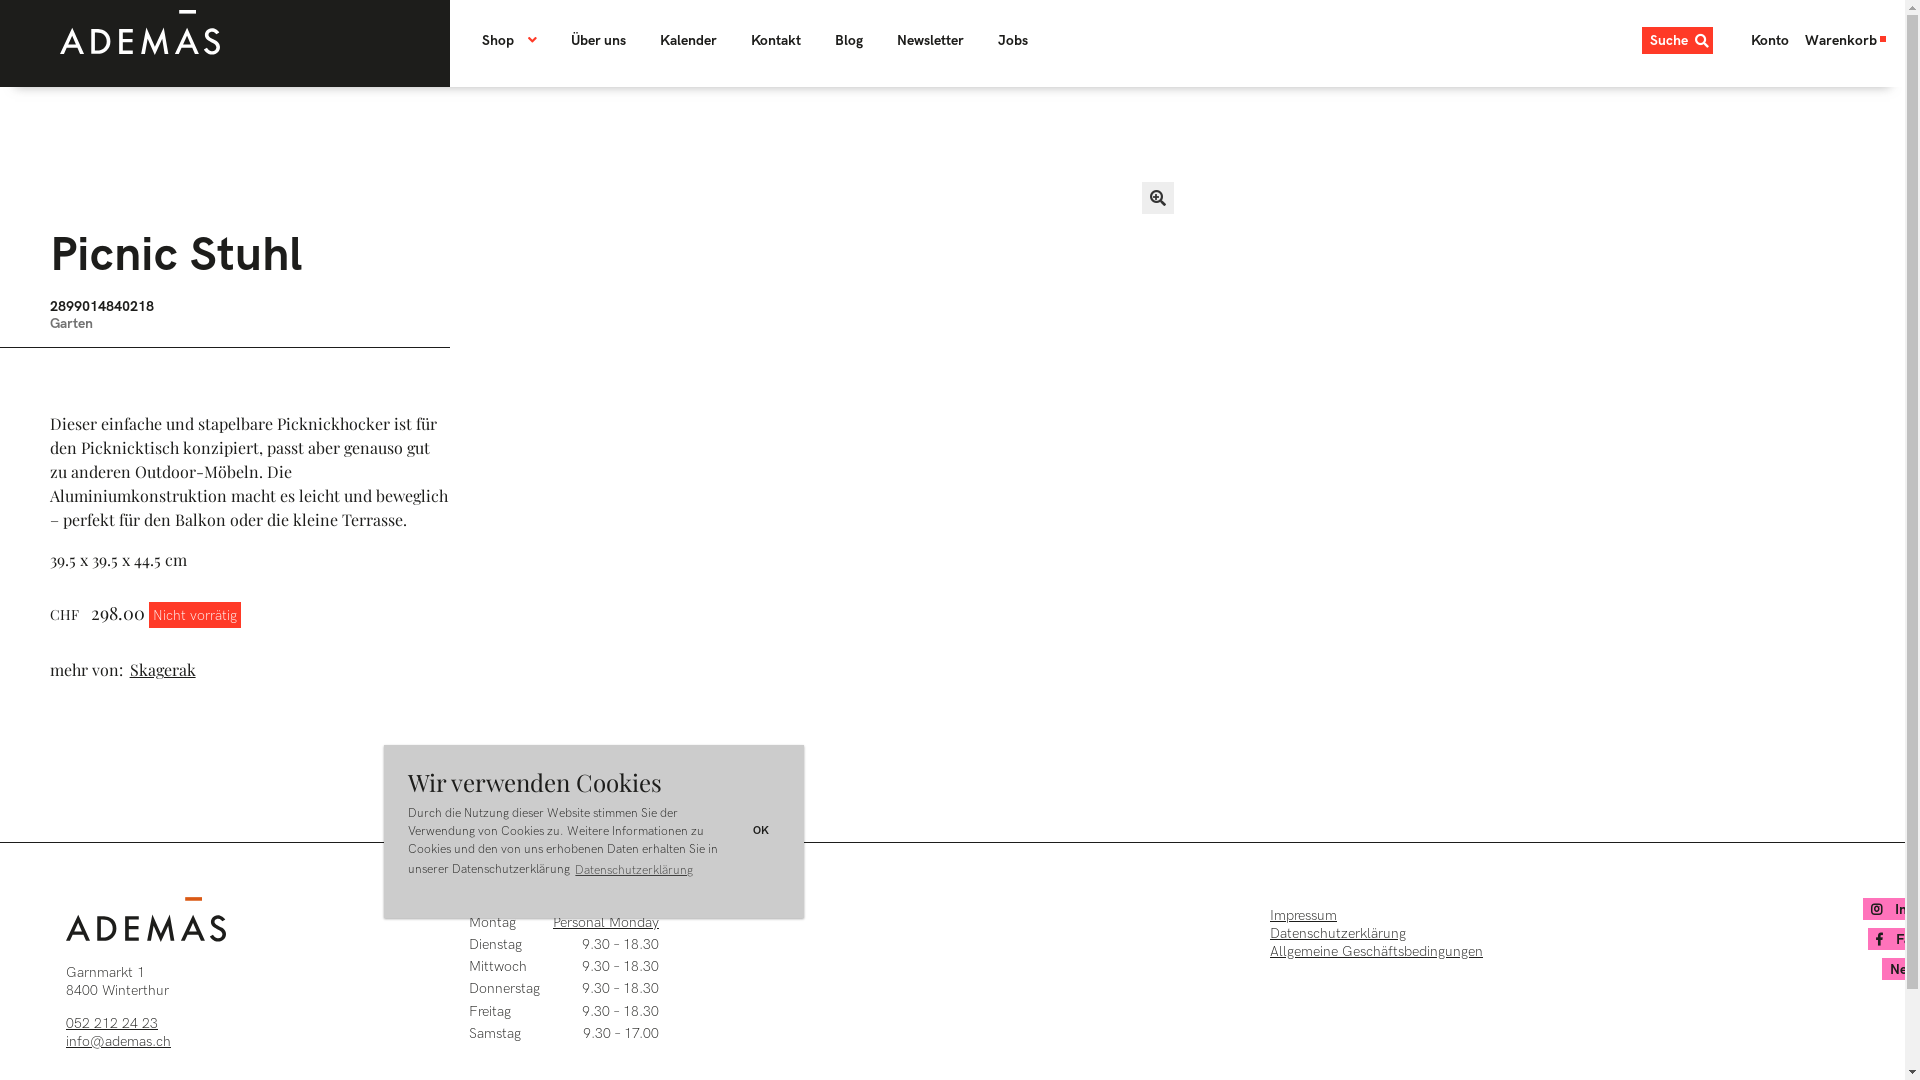  Describe the element at coordinates (1846, 40) in the screenshot. I see `'Warenkorb'` at that location.